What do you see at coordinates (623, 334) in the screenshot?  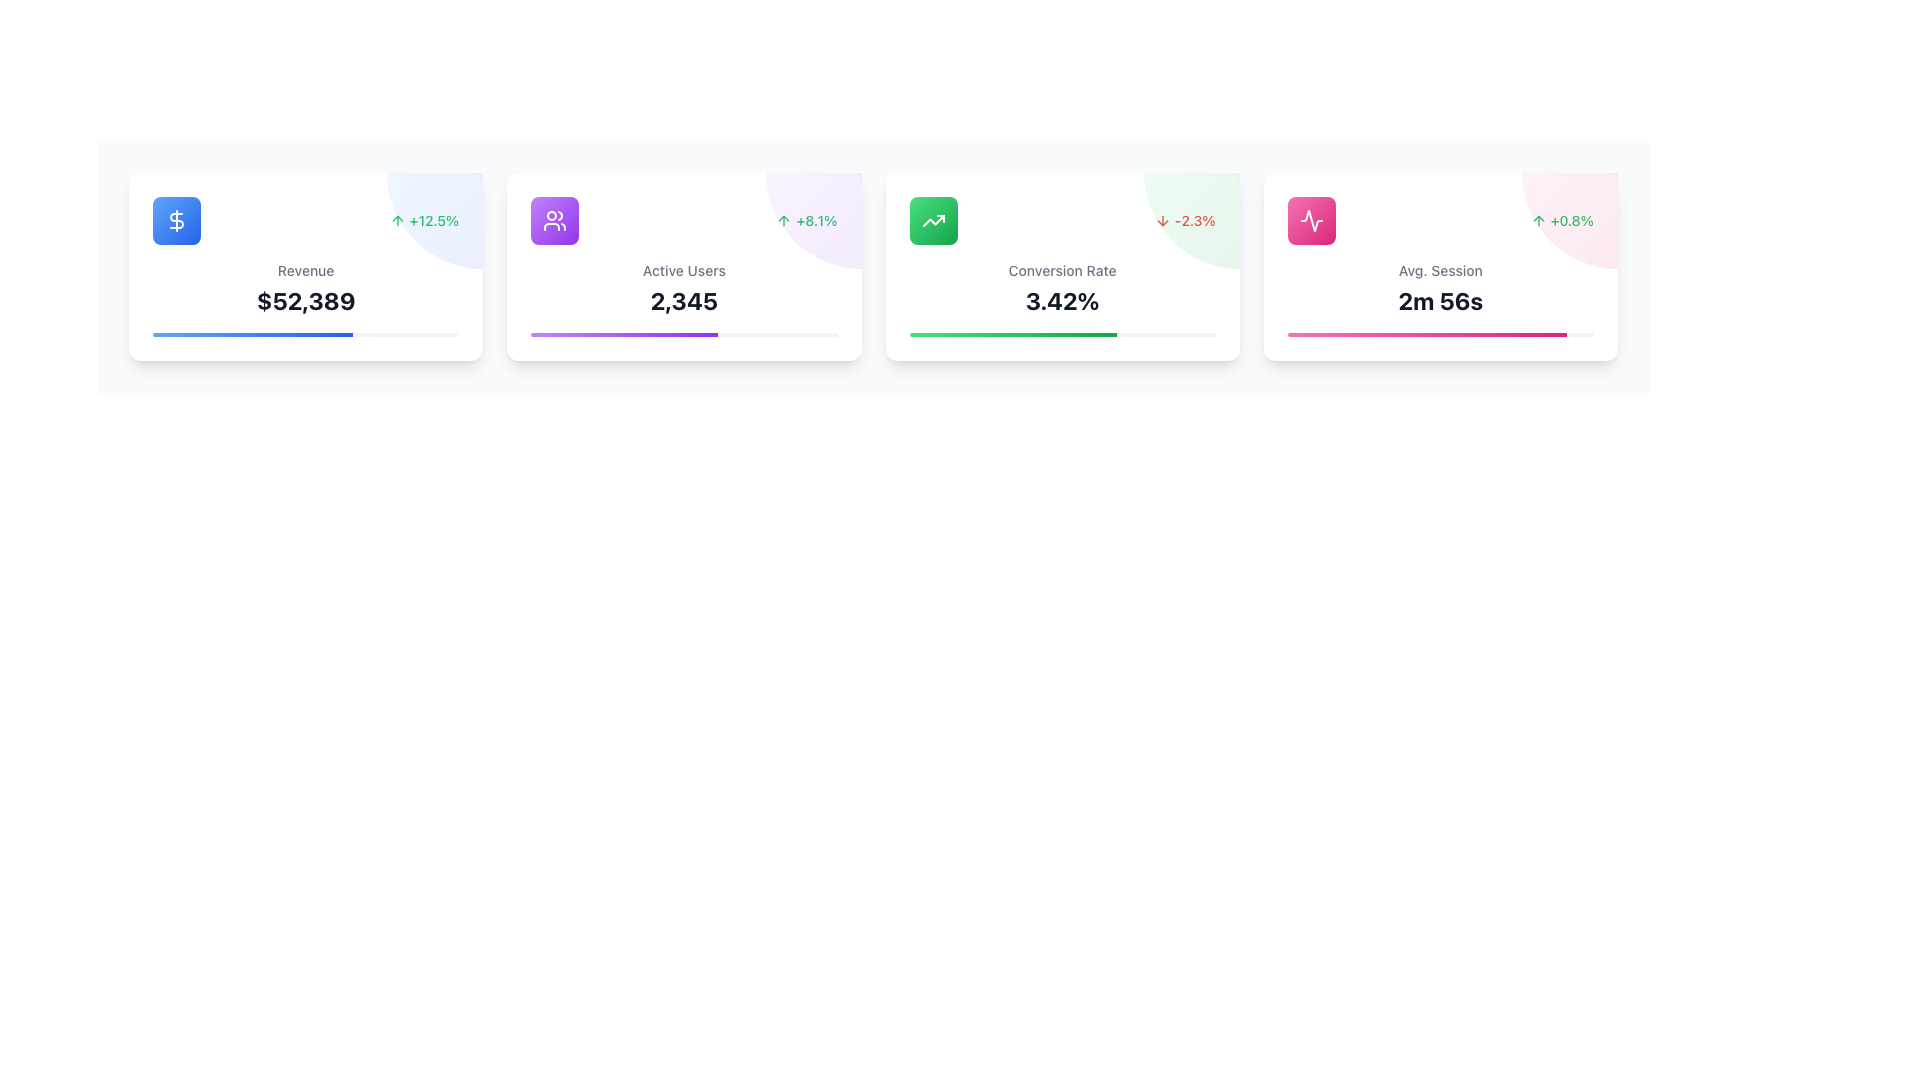 I see `the progress indicator, which is a horizontal bar with a gradient from purple to pinkish-purple, located below the 'Active Users' card in the dashboard layout` at bounding box center [623, 334].